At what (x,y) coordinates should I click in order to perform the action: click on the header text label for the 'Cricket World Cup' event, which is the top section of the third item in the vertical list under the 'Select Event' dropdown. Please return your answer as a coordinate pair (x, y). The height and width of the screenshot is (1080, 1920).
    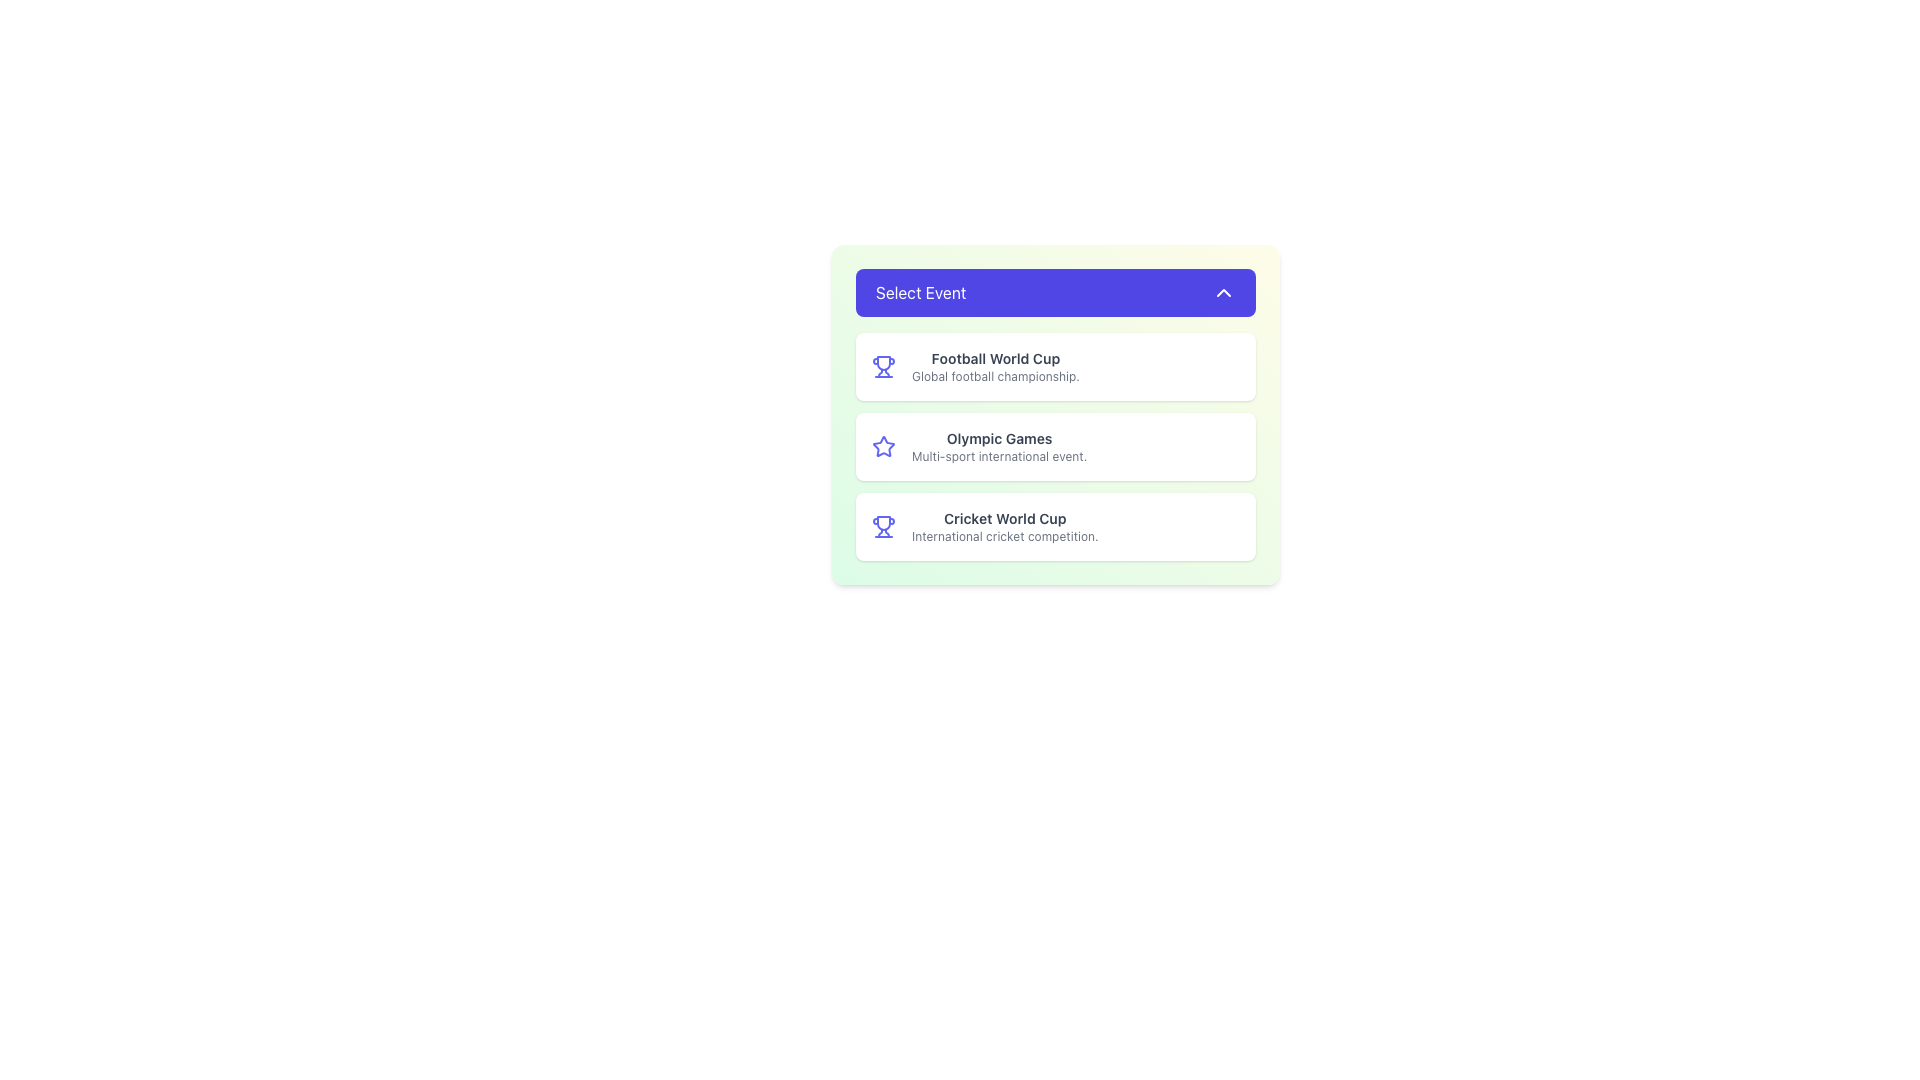
    Looking at the image, I should click on (1005, 518).